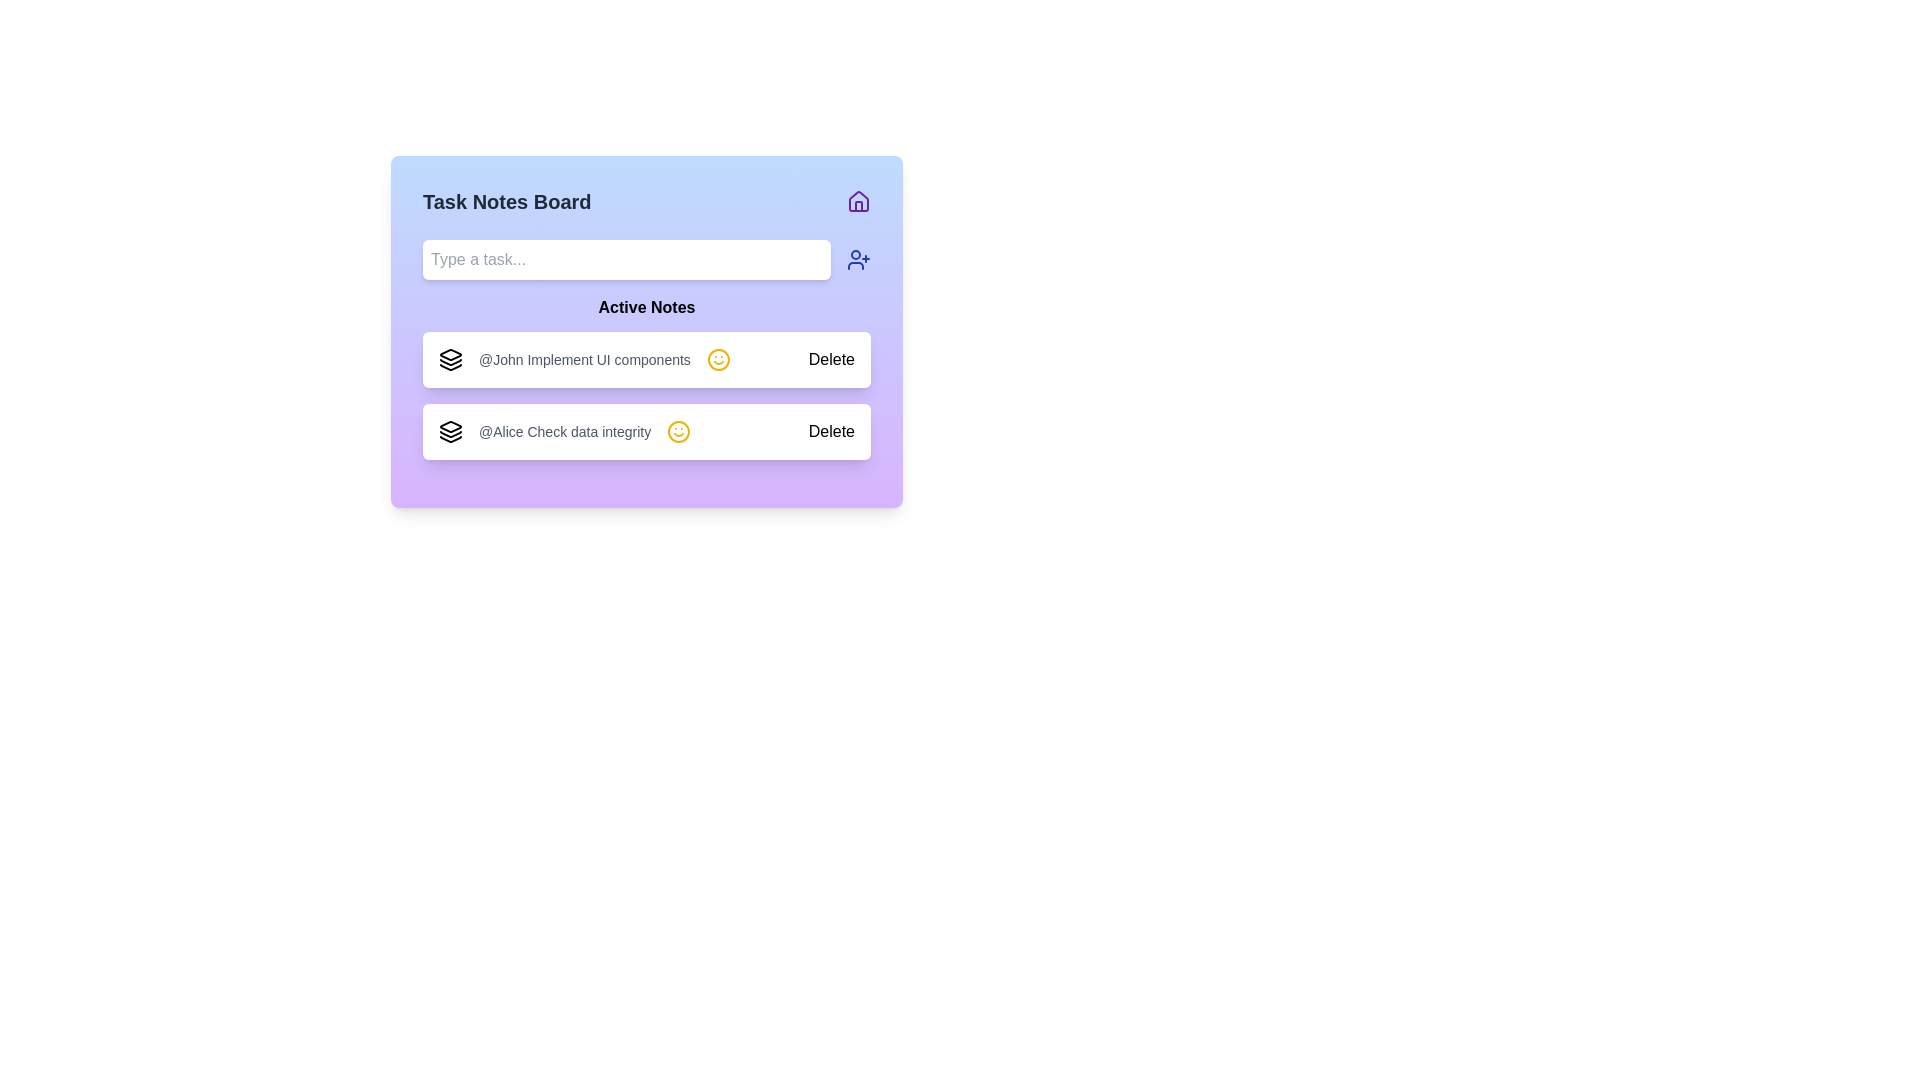 This screenshot has width=1920, height=1080. I want to click on the icon located at the leftmost side of the first note in the 'Active Notes' section, adjacent to the text '@John Implement UI components', so click(450, 358).